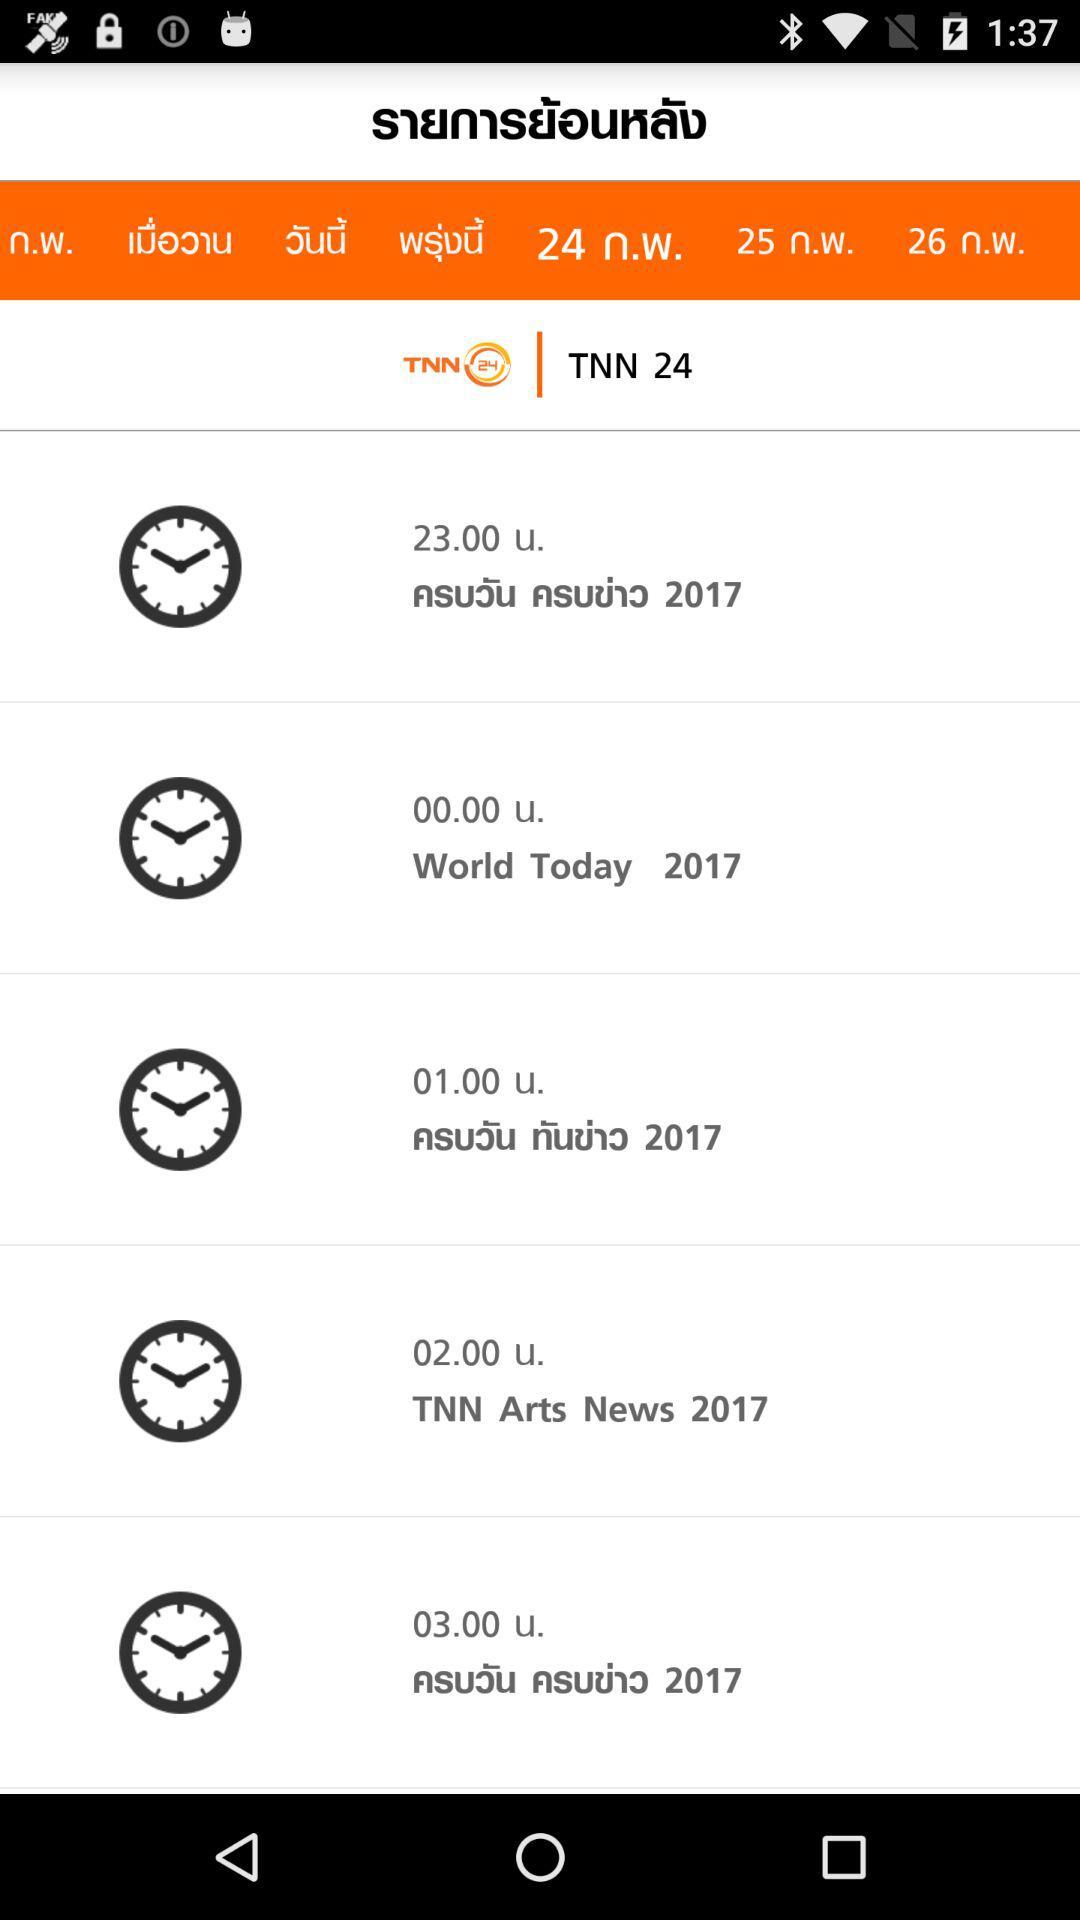 The width and height of the screenshot is (1080, 1920). Describe the element at coordinates (577, 865) in the screenshot. I see `the world today  2017` at that location.